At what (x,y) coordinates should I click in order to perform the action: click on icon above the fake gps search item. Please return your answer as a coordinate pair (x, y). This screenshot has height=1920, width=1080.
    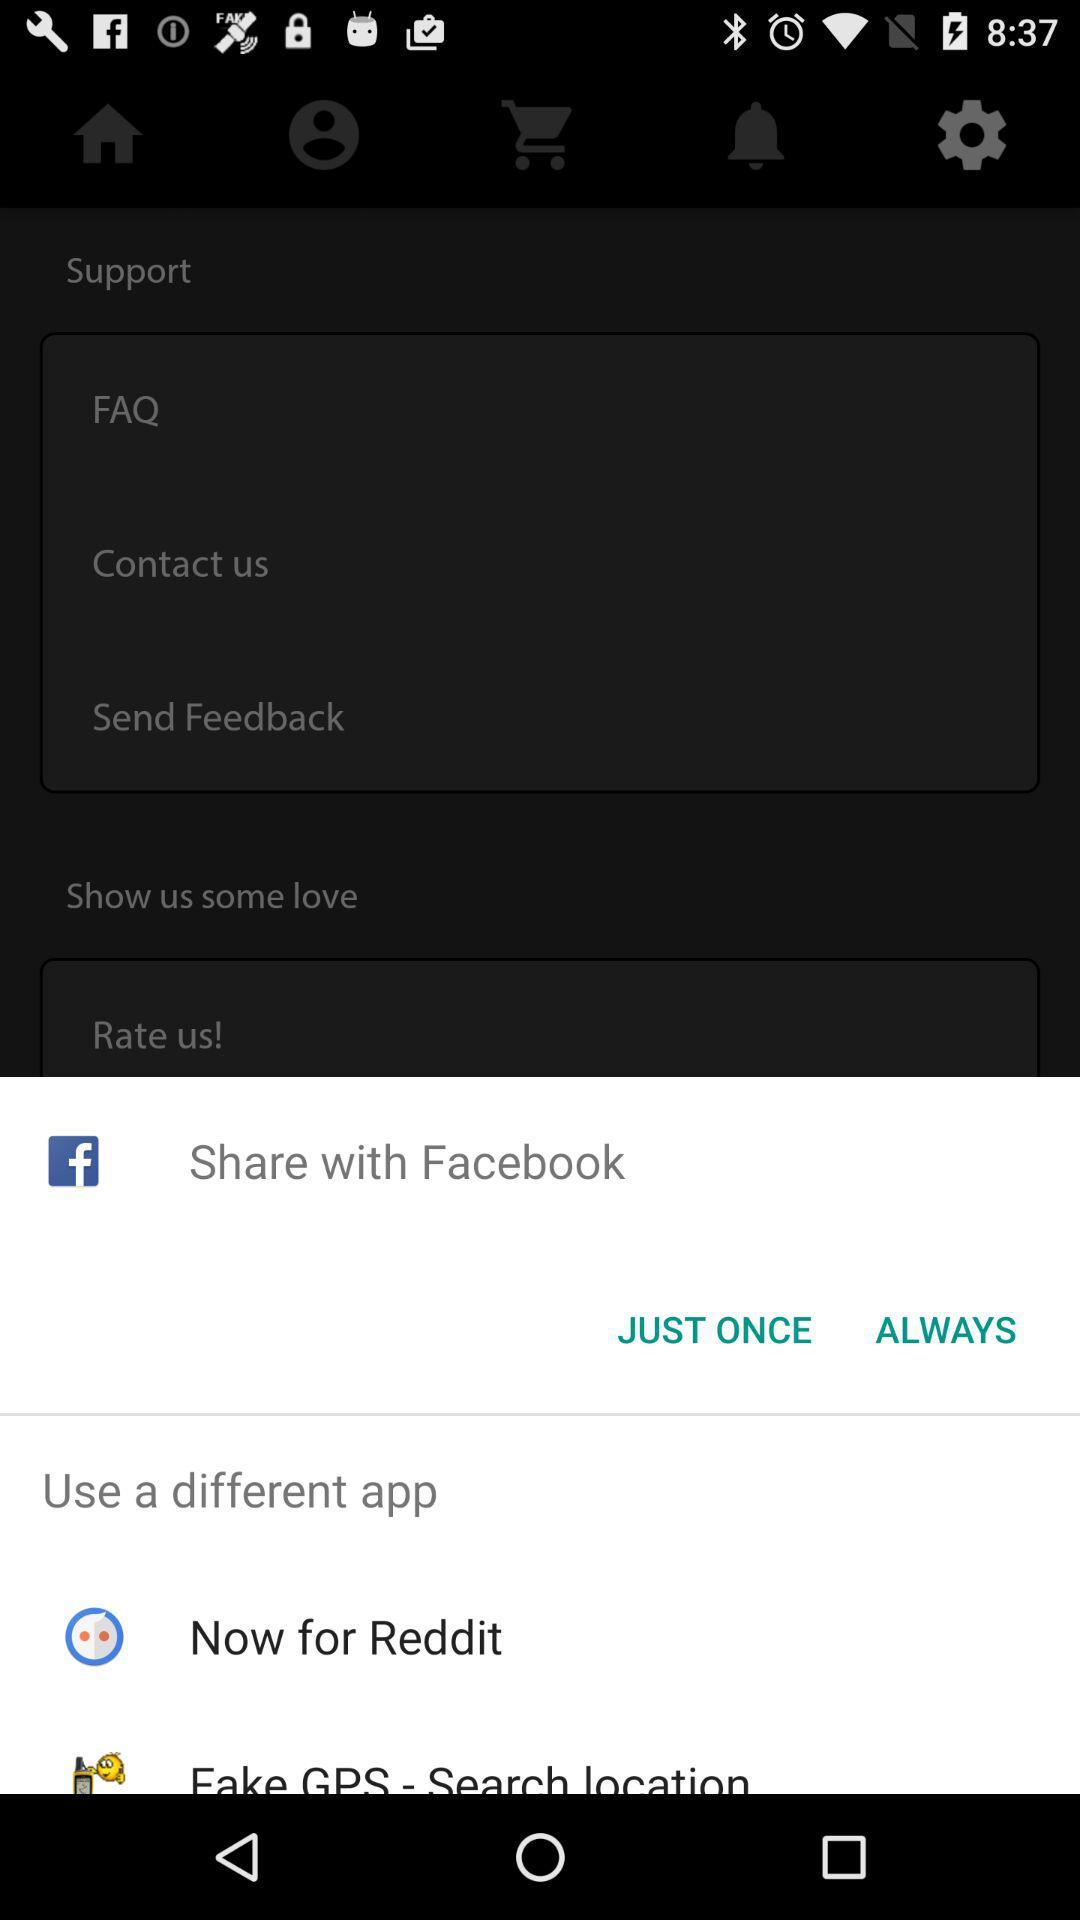
    Looking at the image, I should click on (345, 1636).